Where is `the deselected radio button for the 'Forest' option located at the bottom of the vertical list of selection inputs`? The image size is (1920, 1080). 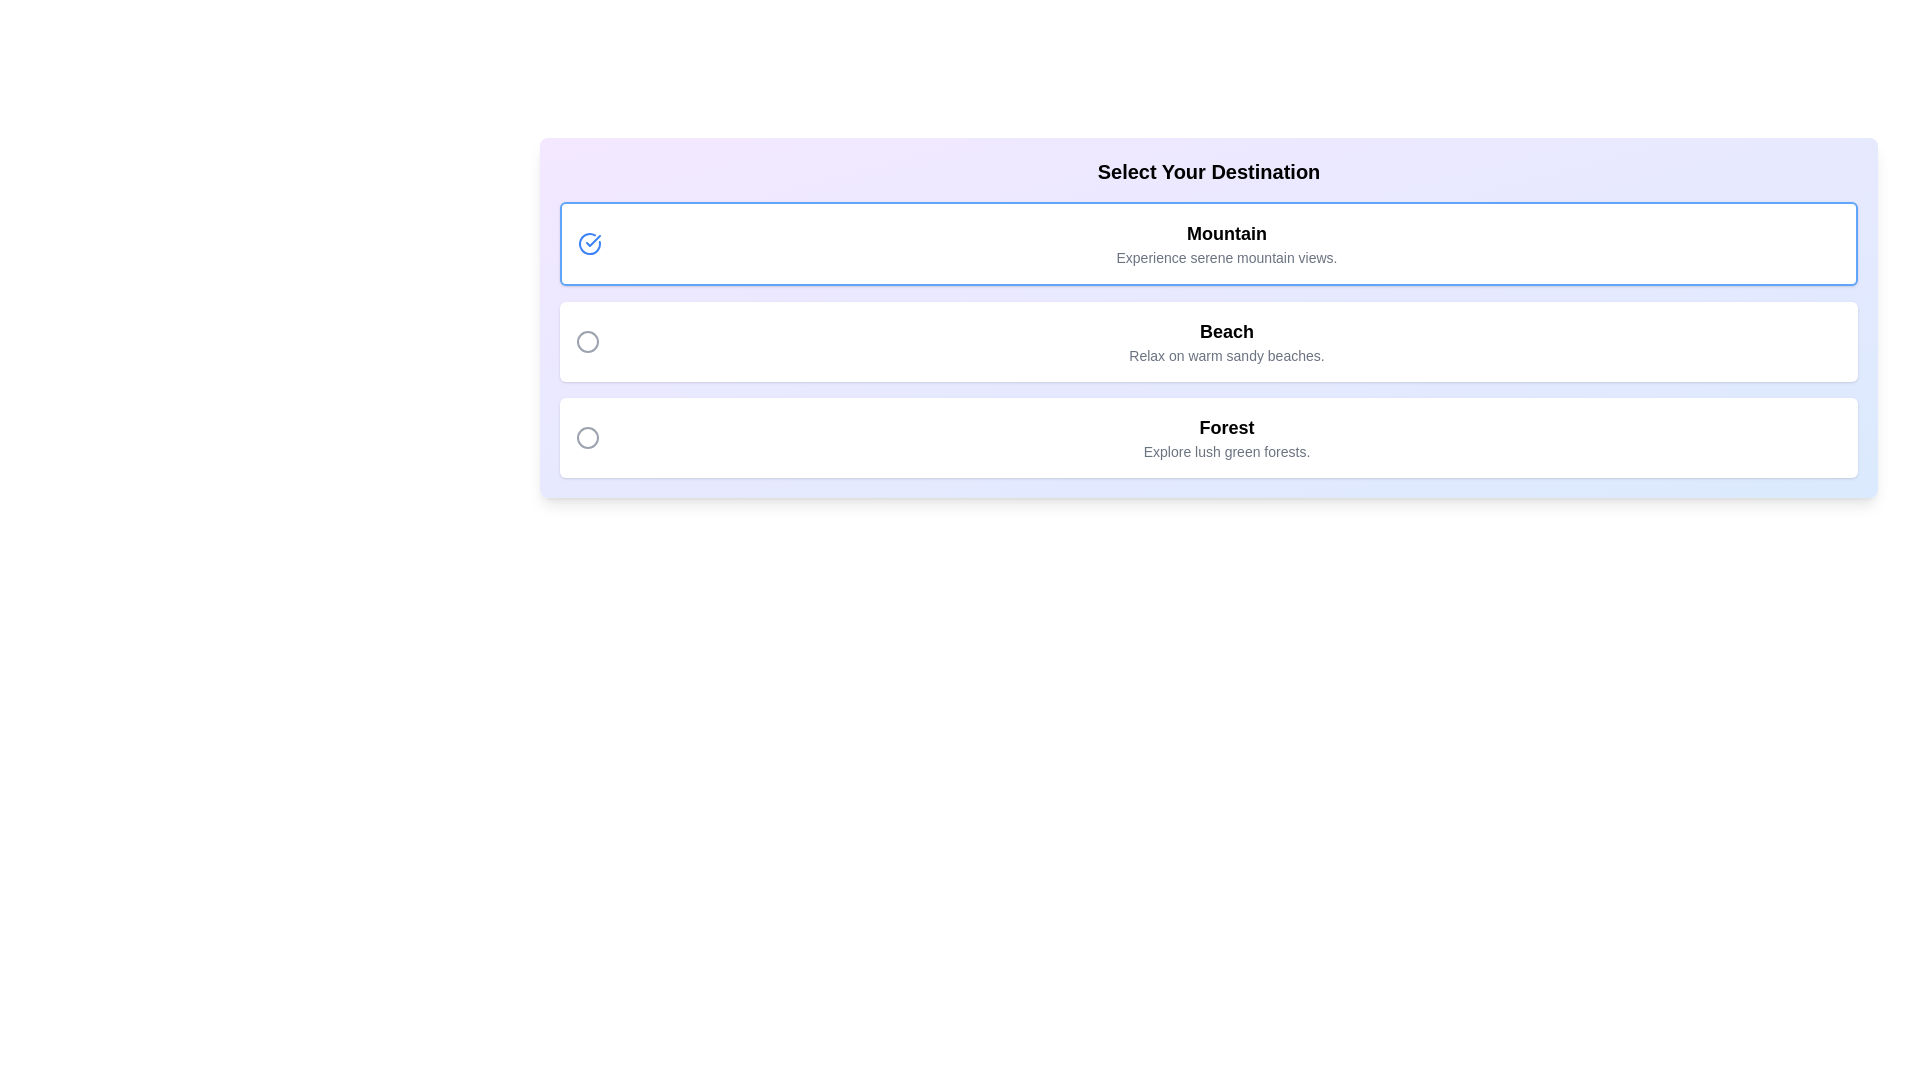
the deselected radio button for the 'Forest' option located at the bottom of the vertical list of selection inputs is located at coordinates (587, 437).